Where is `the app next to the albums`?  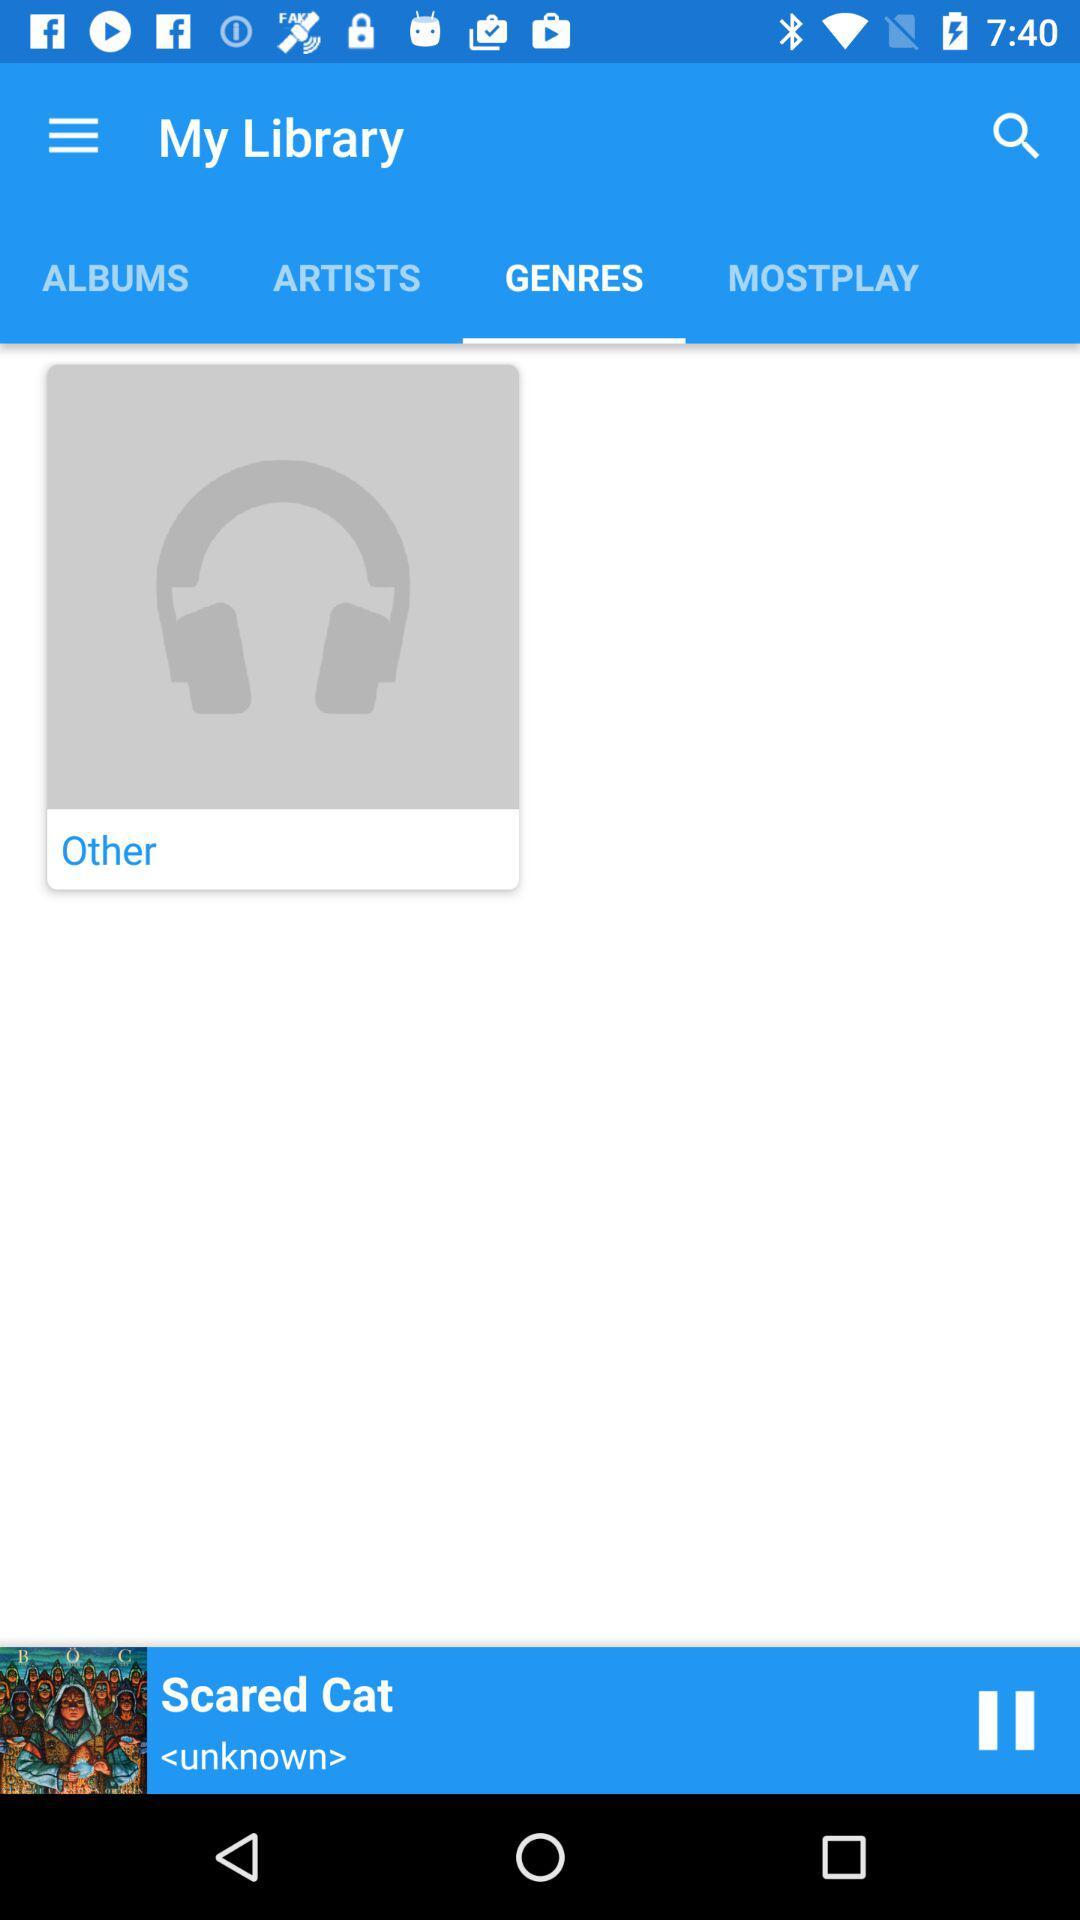
the app next to the albums is located at coordinates (345, 275).